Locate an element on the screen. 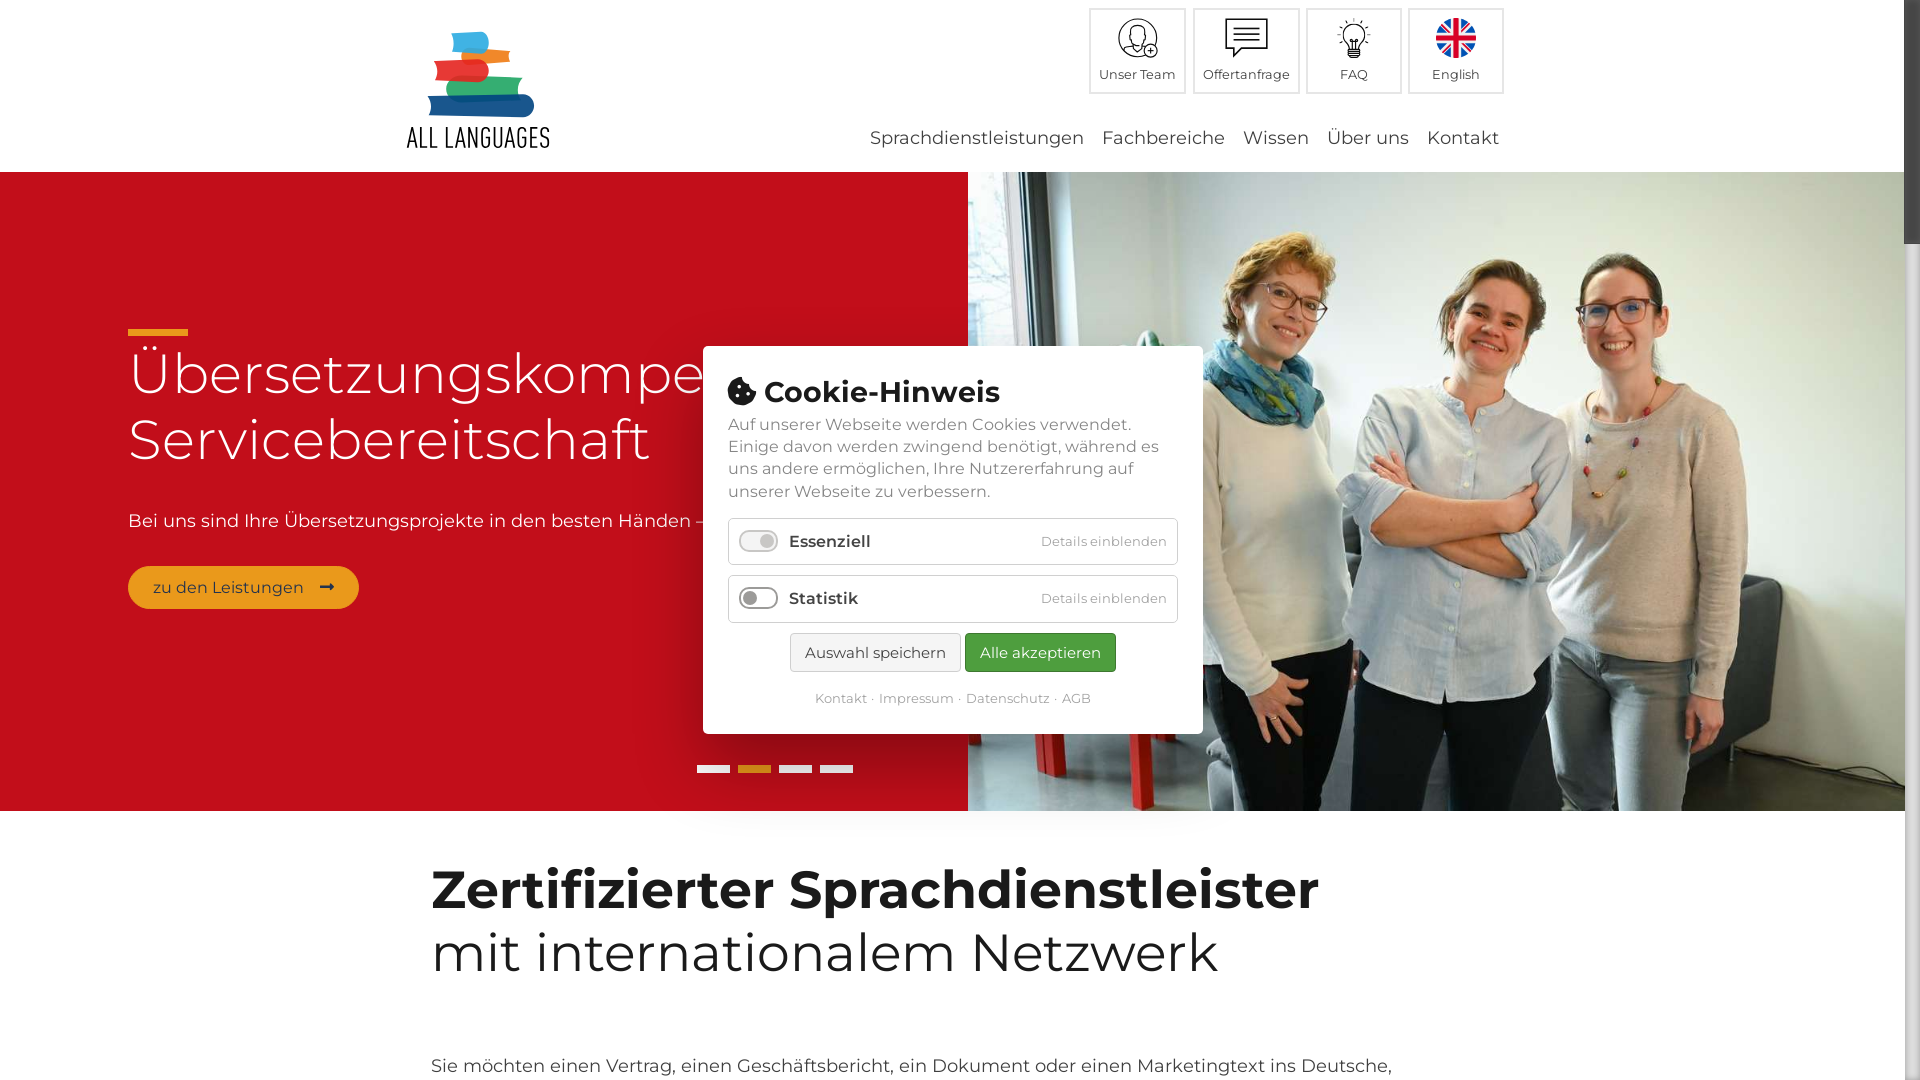 The image size is (1920, 1080). 'Unser Team' is located at coordinates (1137, 49).